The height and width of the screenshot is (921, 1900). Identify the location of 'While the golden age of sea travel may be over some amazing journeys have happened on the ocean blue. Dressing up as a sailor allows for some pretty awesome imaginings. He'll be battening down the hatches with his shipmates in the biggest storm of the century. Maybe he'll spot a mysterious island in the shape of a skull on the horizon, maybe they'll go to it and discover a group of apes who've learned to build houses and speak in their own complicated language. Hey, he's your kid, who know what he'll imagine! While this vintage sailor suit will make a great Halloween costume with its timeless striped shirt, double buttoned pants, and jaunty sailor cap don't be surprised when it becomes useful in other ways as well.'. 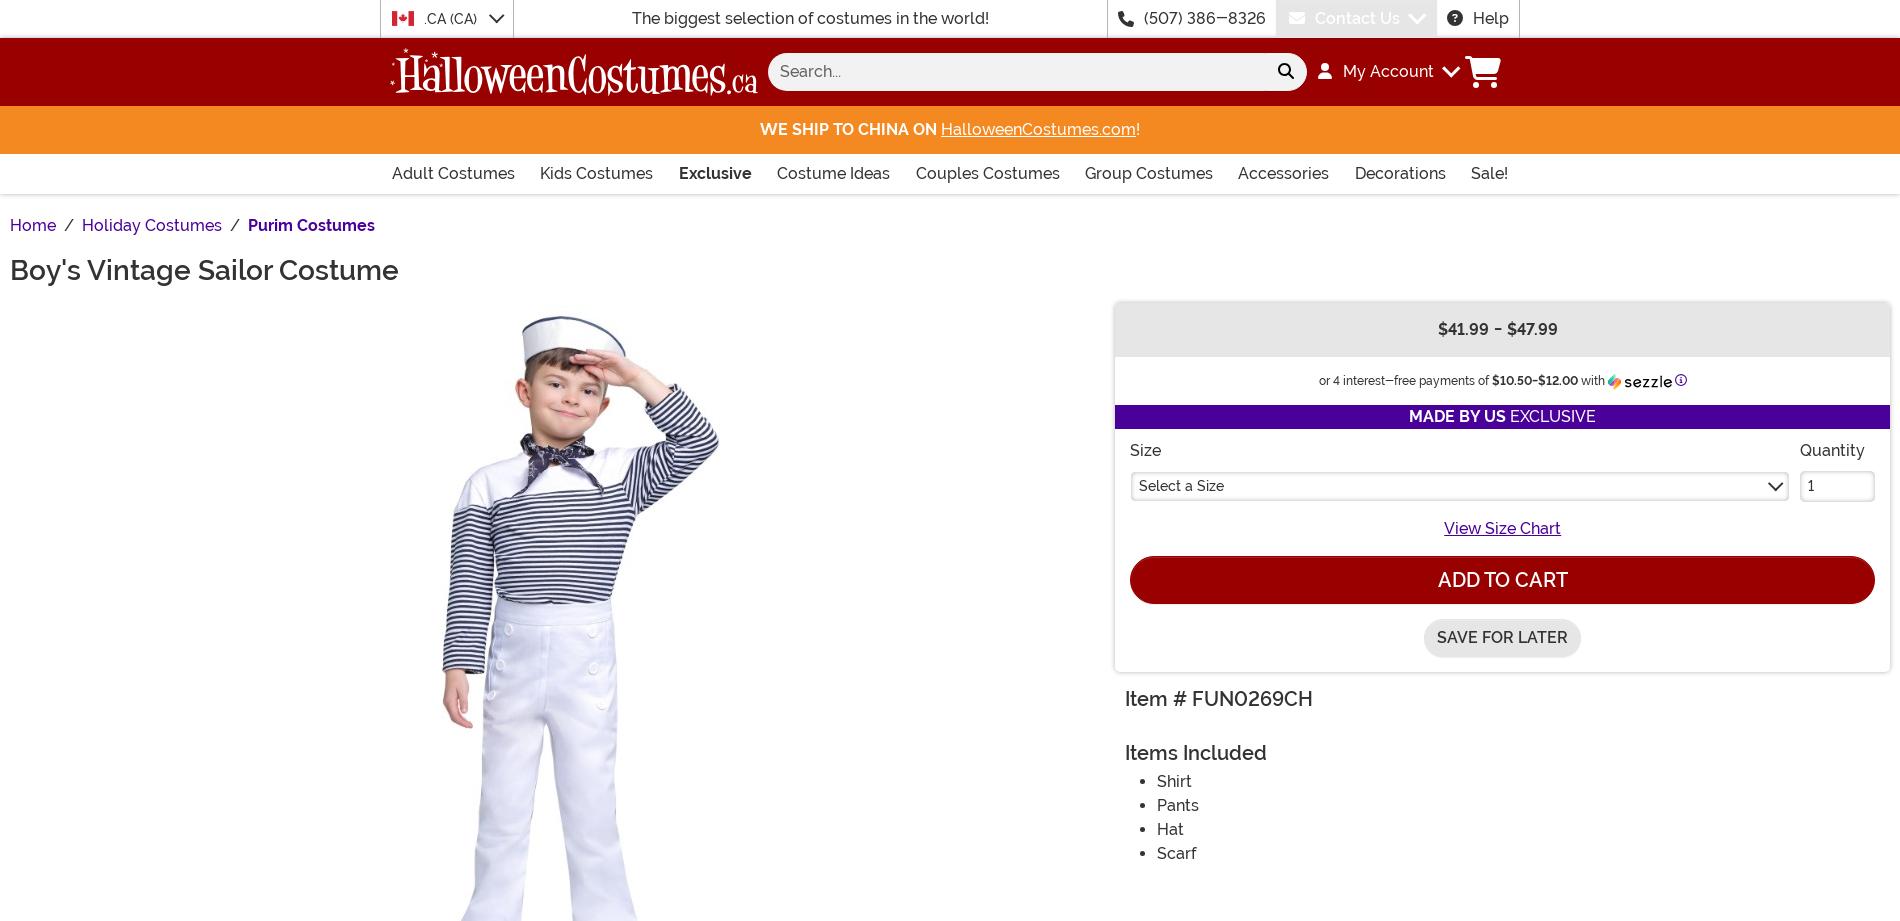
(940, 212).